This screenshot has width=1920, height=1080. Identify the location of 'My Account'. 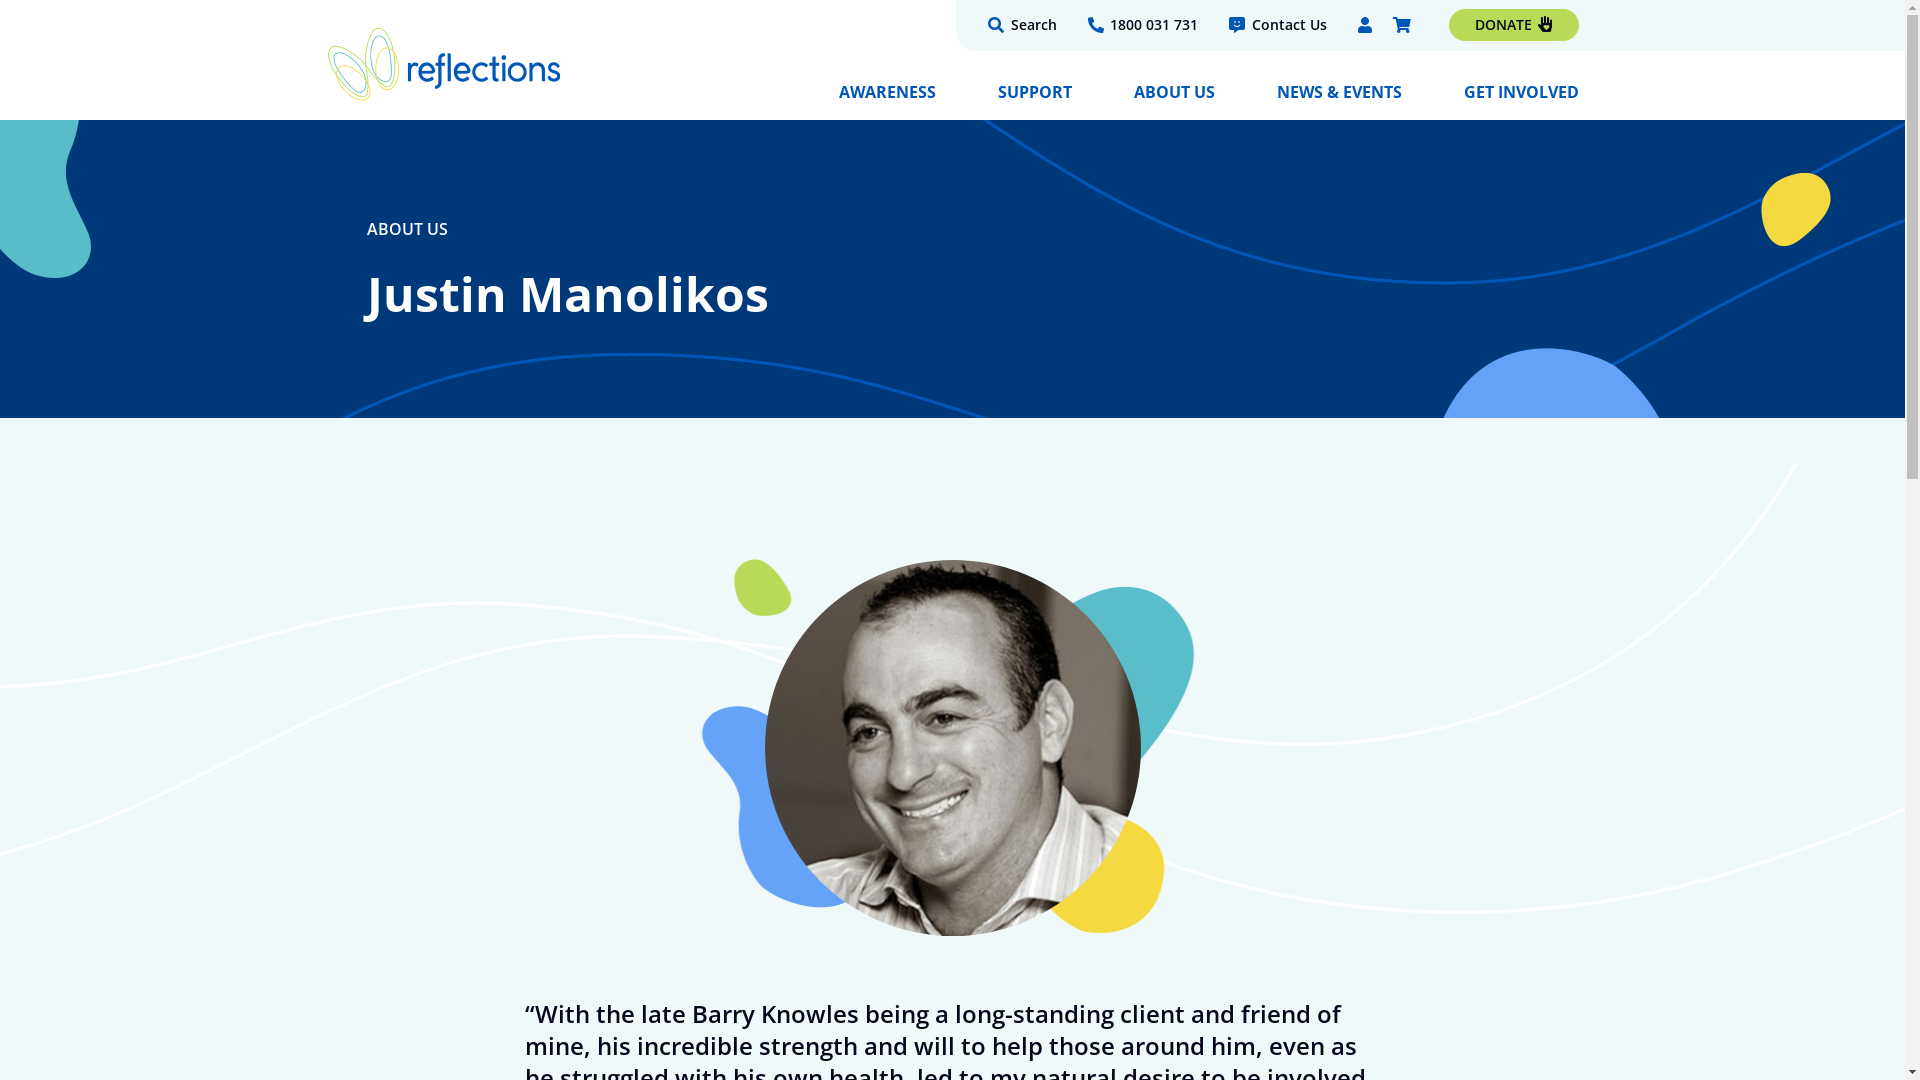
(1367, 27).